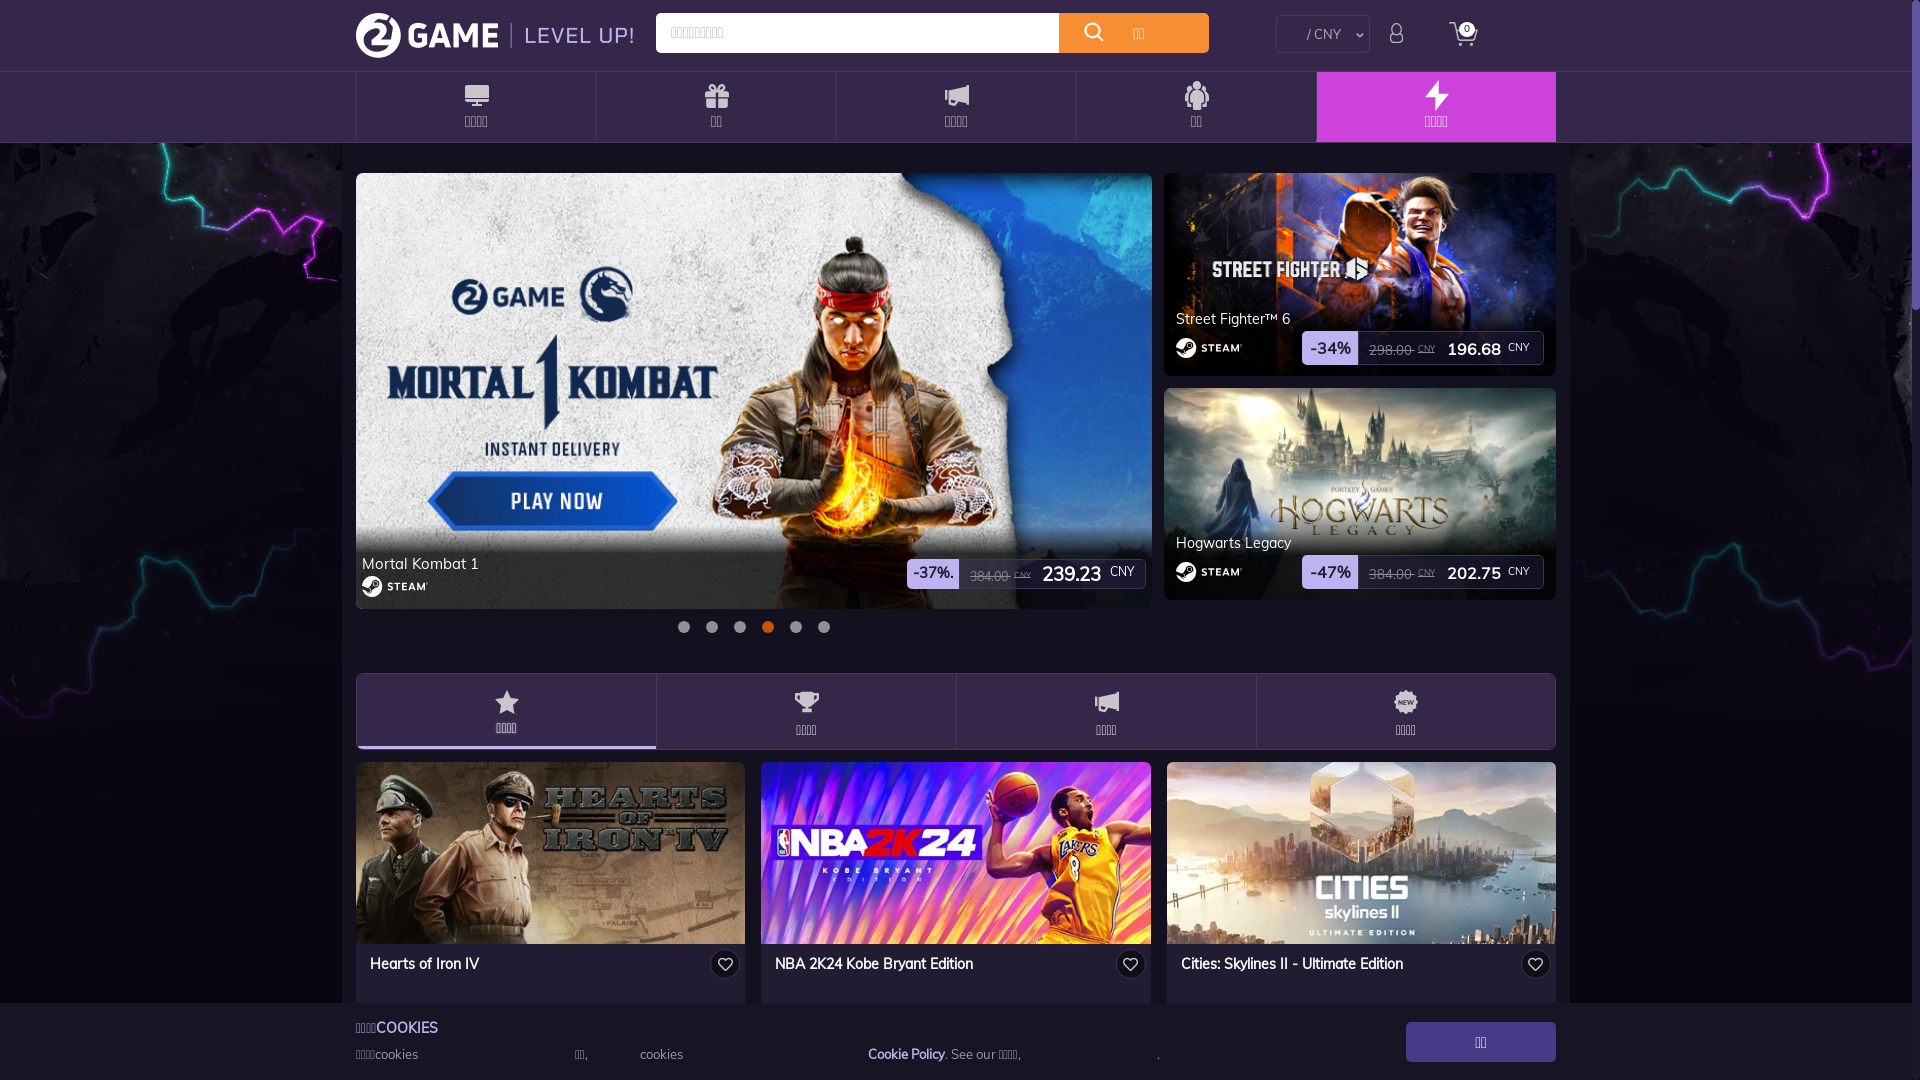  I want to click on 'login', so click(1395, 33).